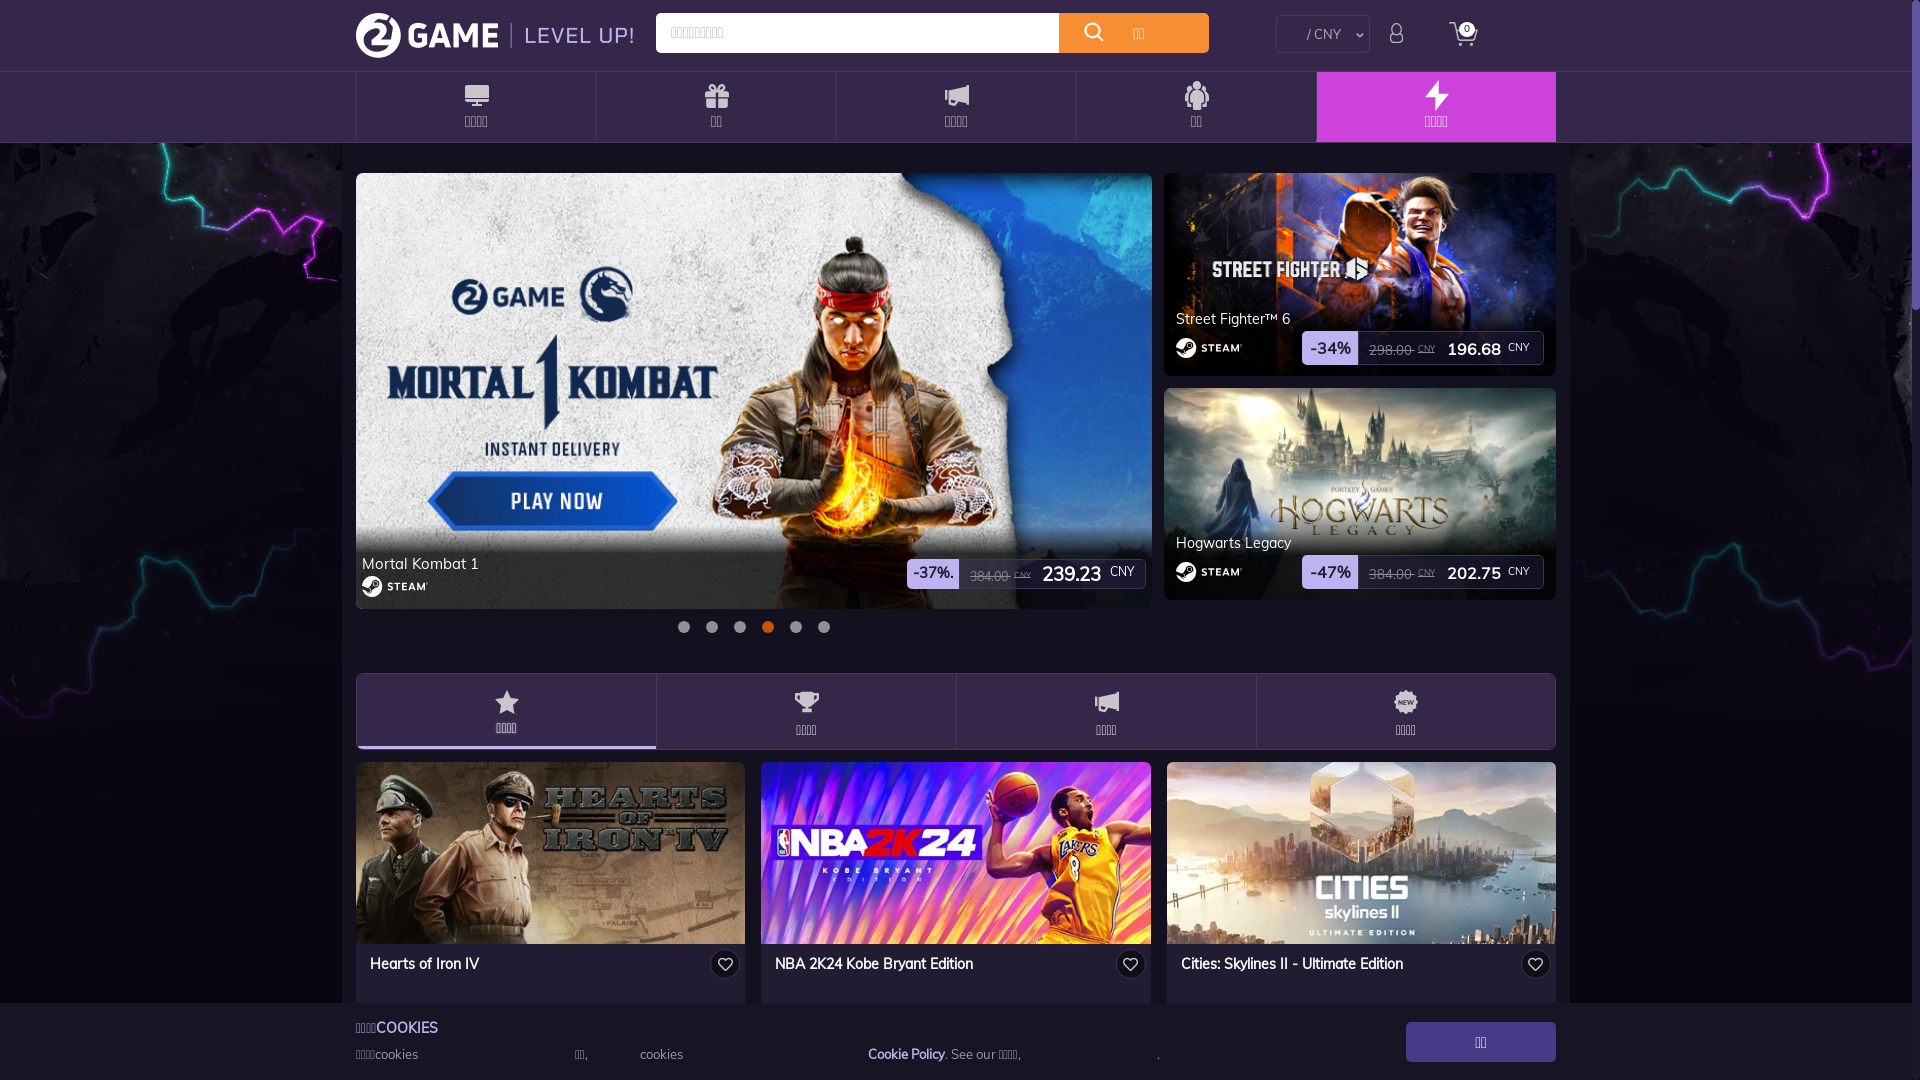  I want to click on 'login', so click(1395, 33).